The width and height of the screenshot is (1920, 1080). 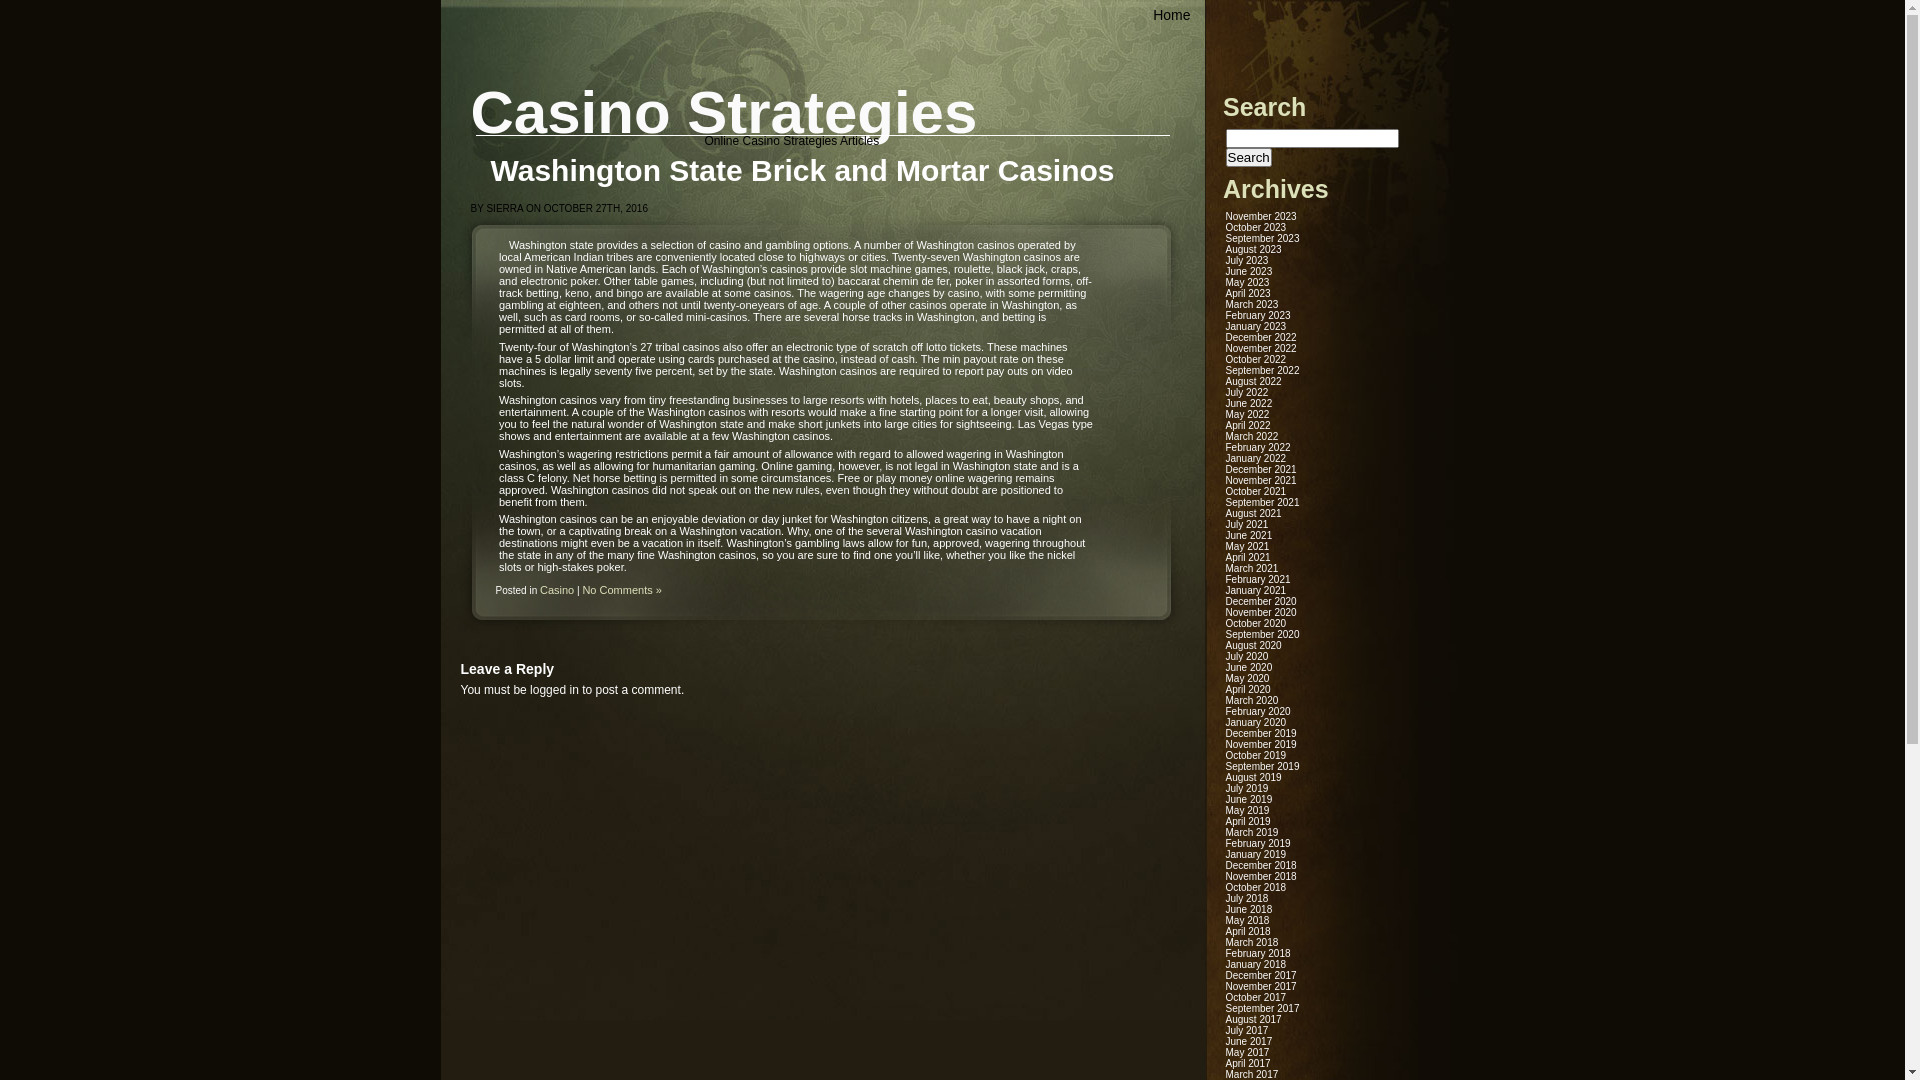 I want to click on 'March 2019', so click(x=1251, y=832).